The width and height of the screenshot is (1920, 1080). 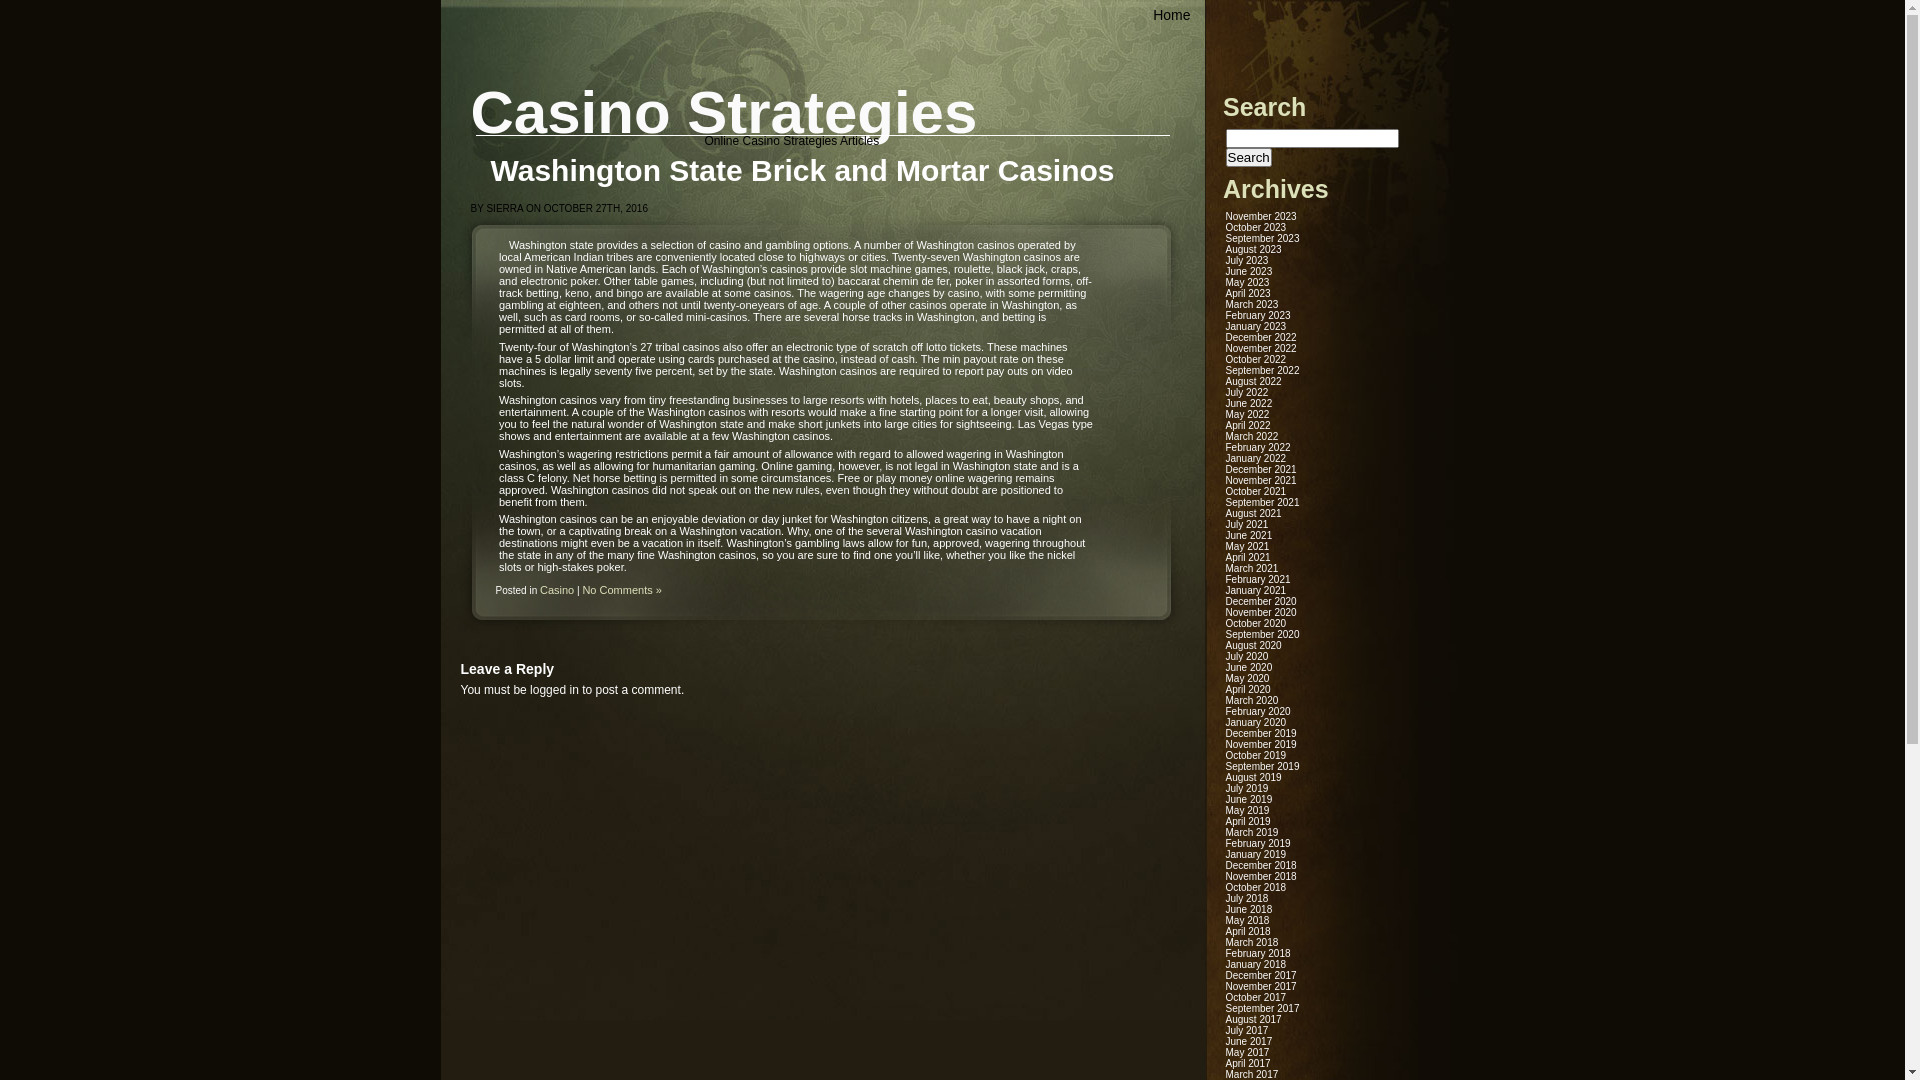 I want to click on 'March 2019', so click(x=1251, y=832).